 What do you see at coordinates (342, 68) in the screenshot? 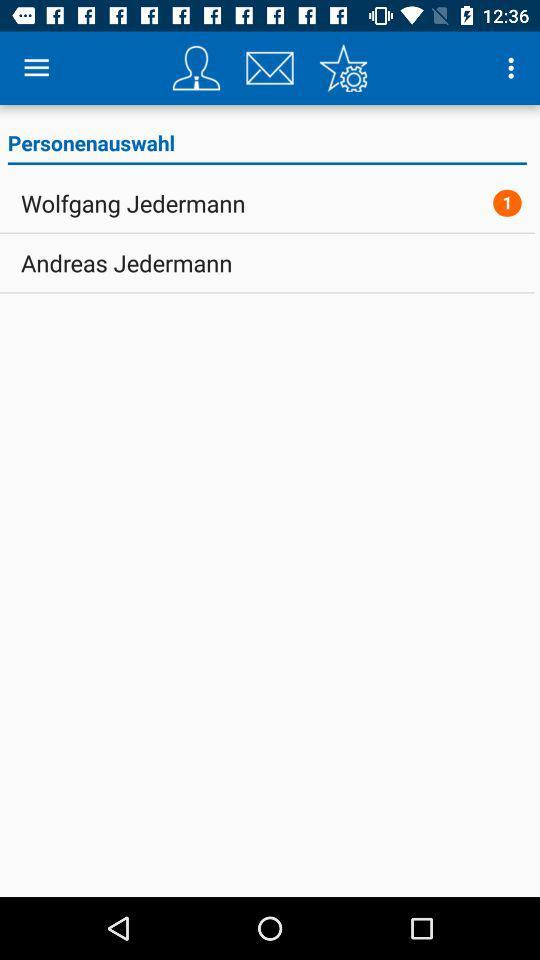
I see `the item above personenauswahl item` at bounding box center [342, 68].